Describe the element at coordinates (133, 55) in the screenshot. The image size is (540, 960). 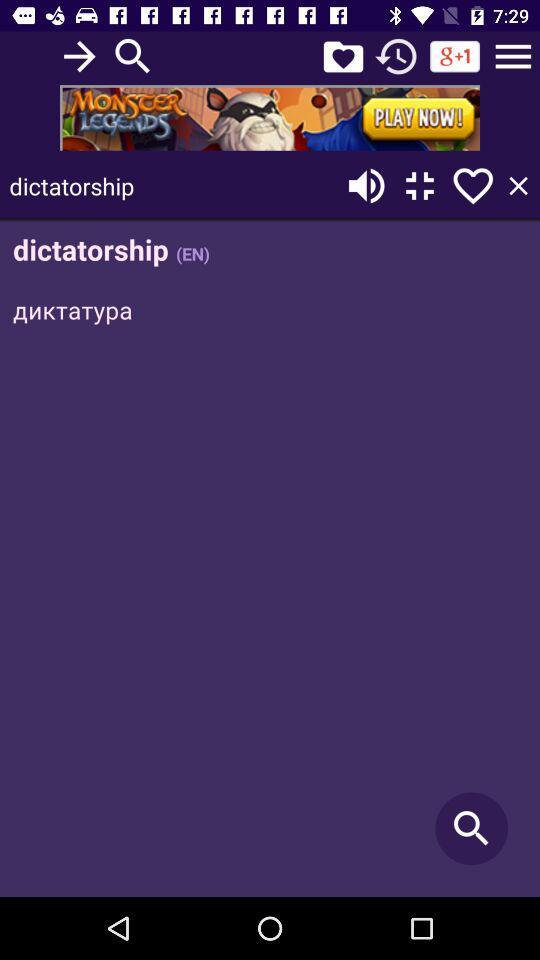
I see `search` at that location.